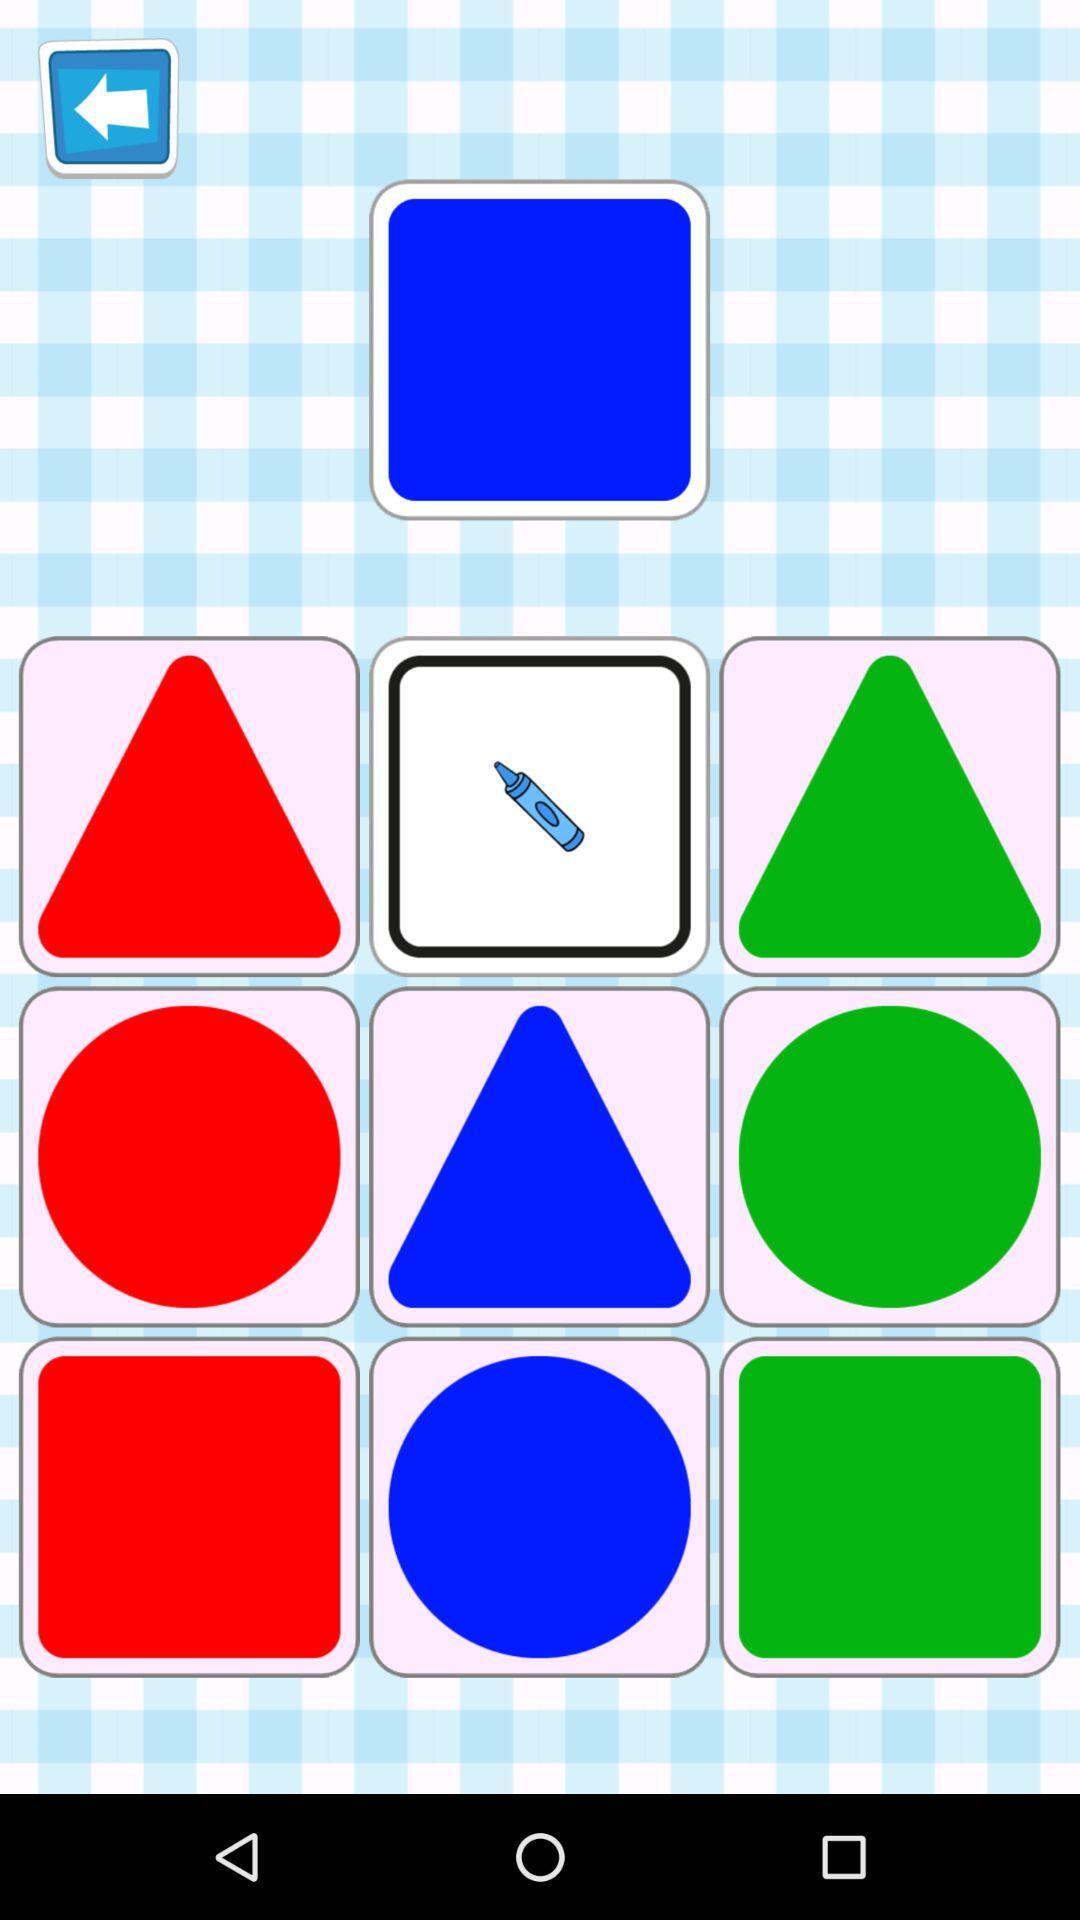 This screenshot has height=1920, width=1080. Describe the element at coordinates (108, 107) in the screenshot. I see `icon at the top left corner` at that location.